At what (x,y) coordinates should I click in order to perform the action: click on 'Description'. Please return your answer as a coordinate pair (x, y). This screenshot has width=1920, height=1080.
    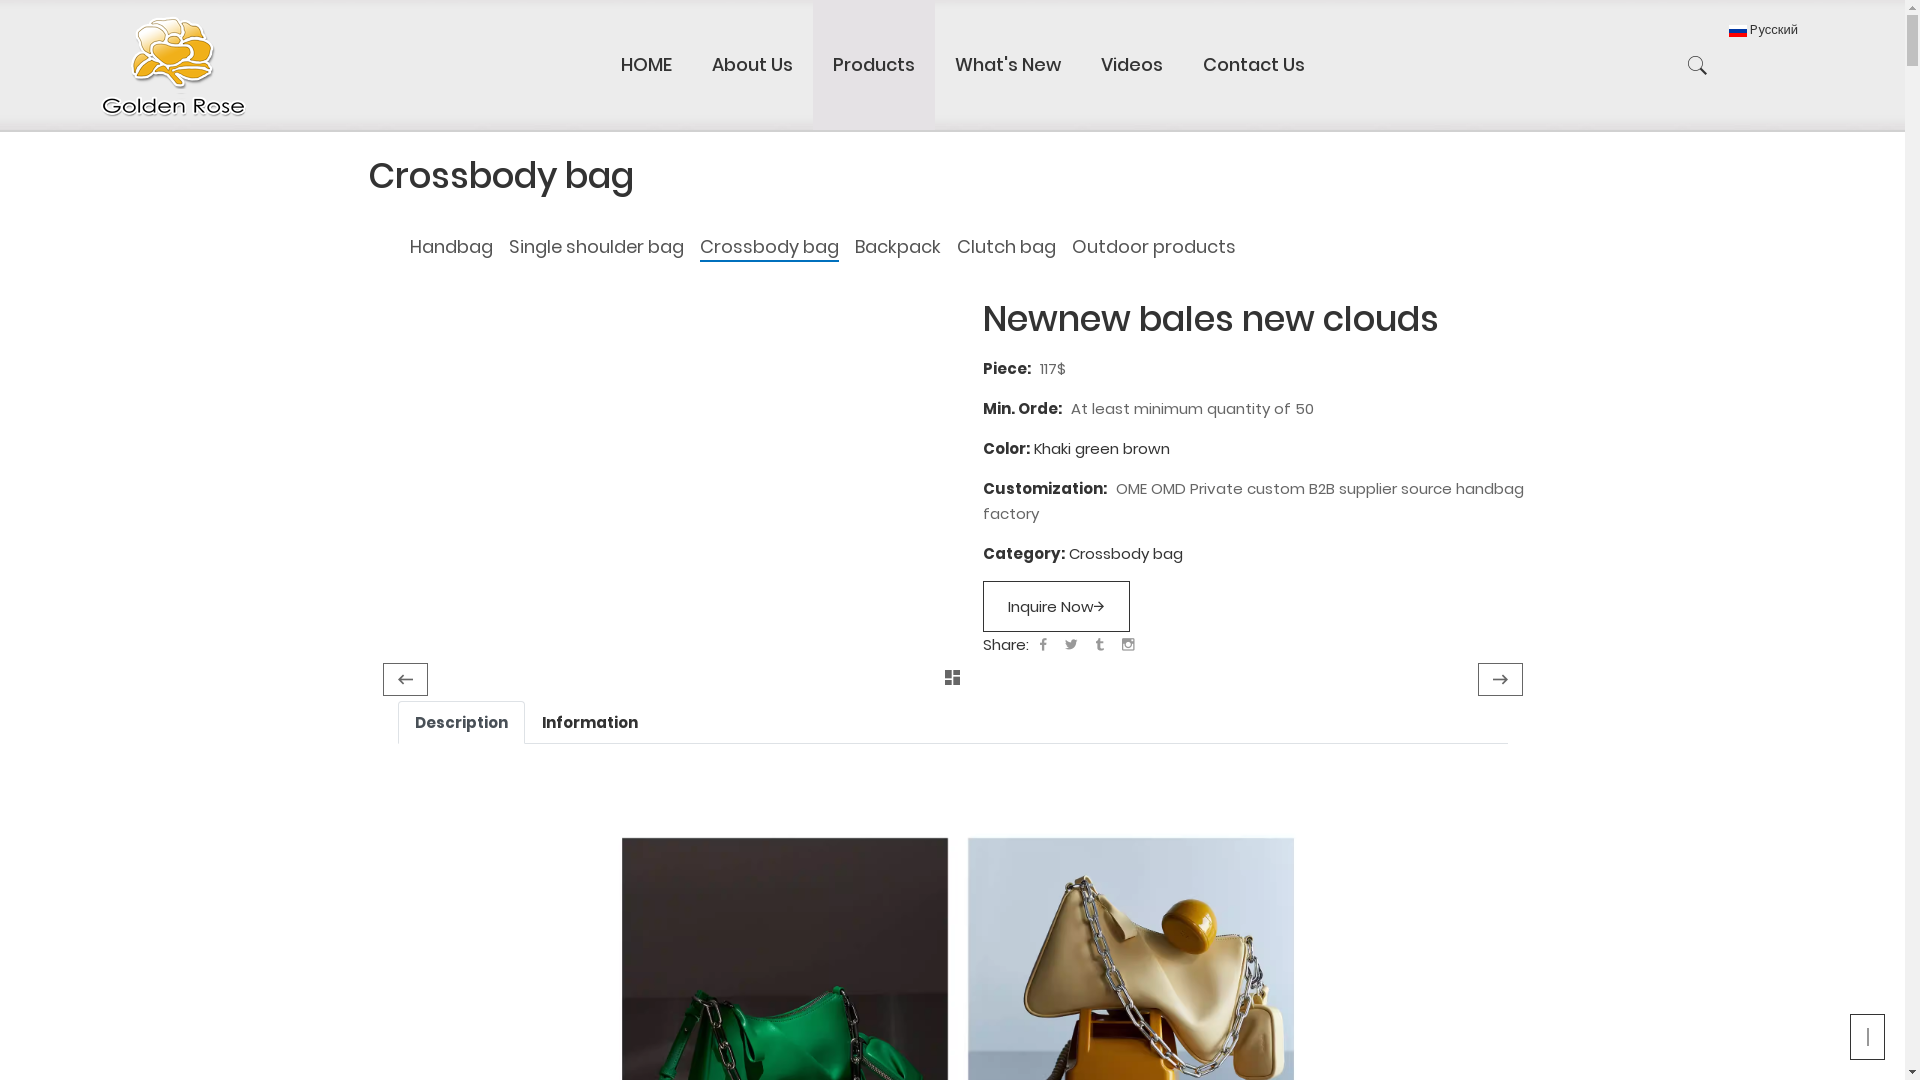
    Looking at the image, I should click on (460, 722).